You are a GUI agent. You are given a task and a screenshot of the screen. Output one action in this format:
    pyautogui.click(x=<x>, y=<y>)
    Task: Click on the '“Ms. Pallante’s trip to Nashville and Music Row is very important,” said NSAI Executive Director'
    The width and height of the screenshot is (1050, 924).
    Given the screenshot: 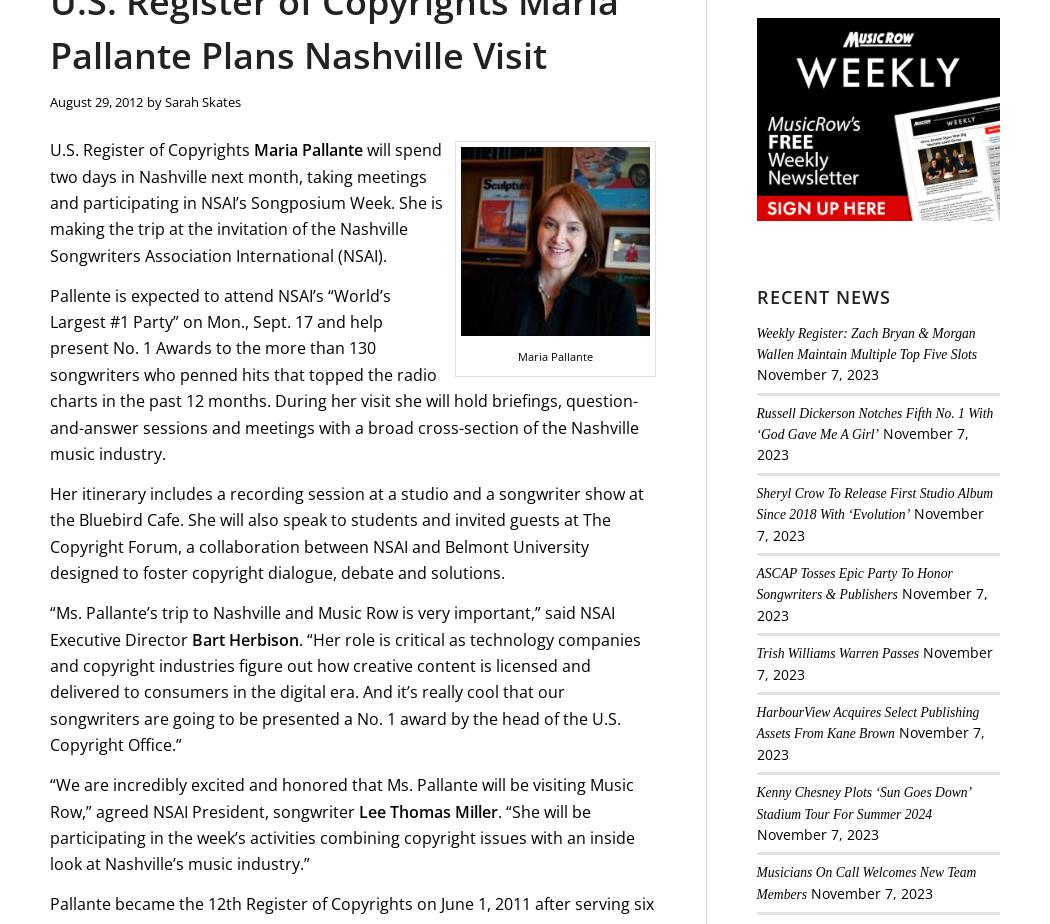 What is the action you would take?
    pyautogui.click(x=332, y=626)
    